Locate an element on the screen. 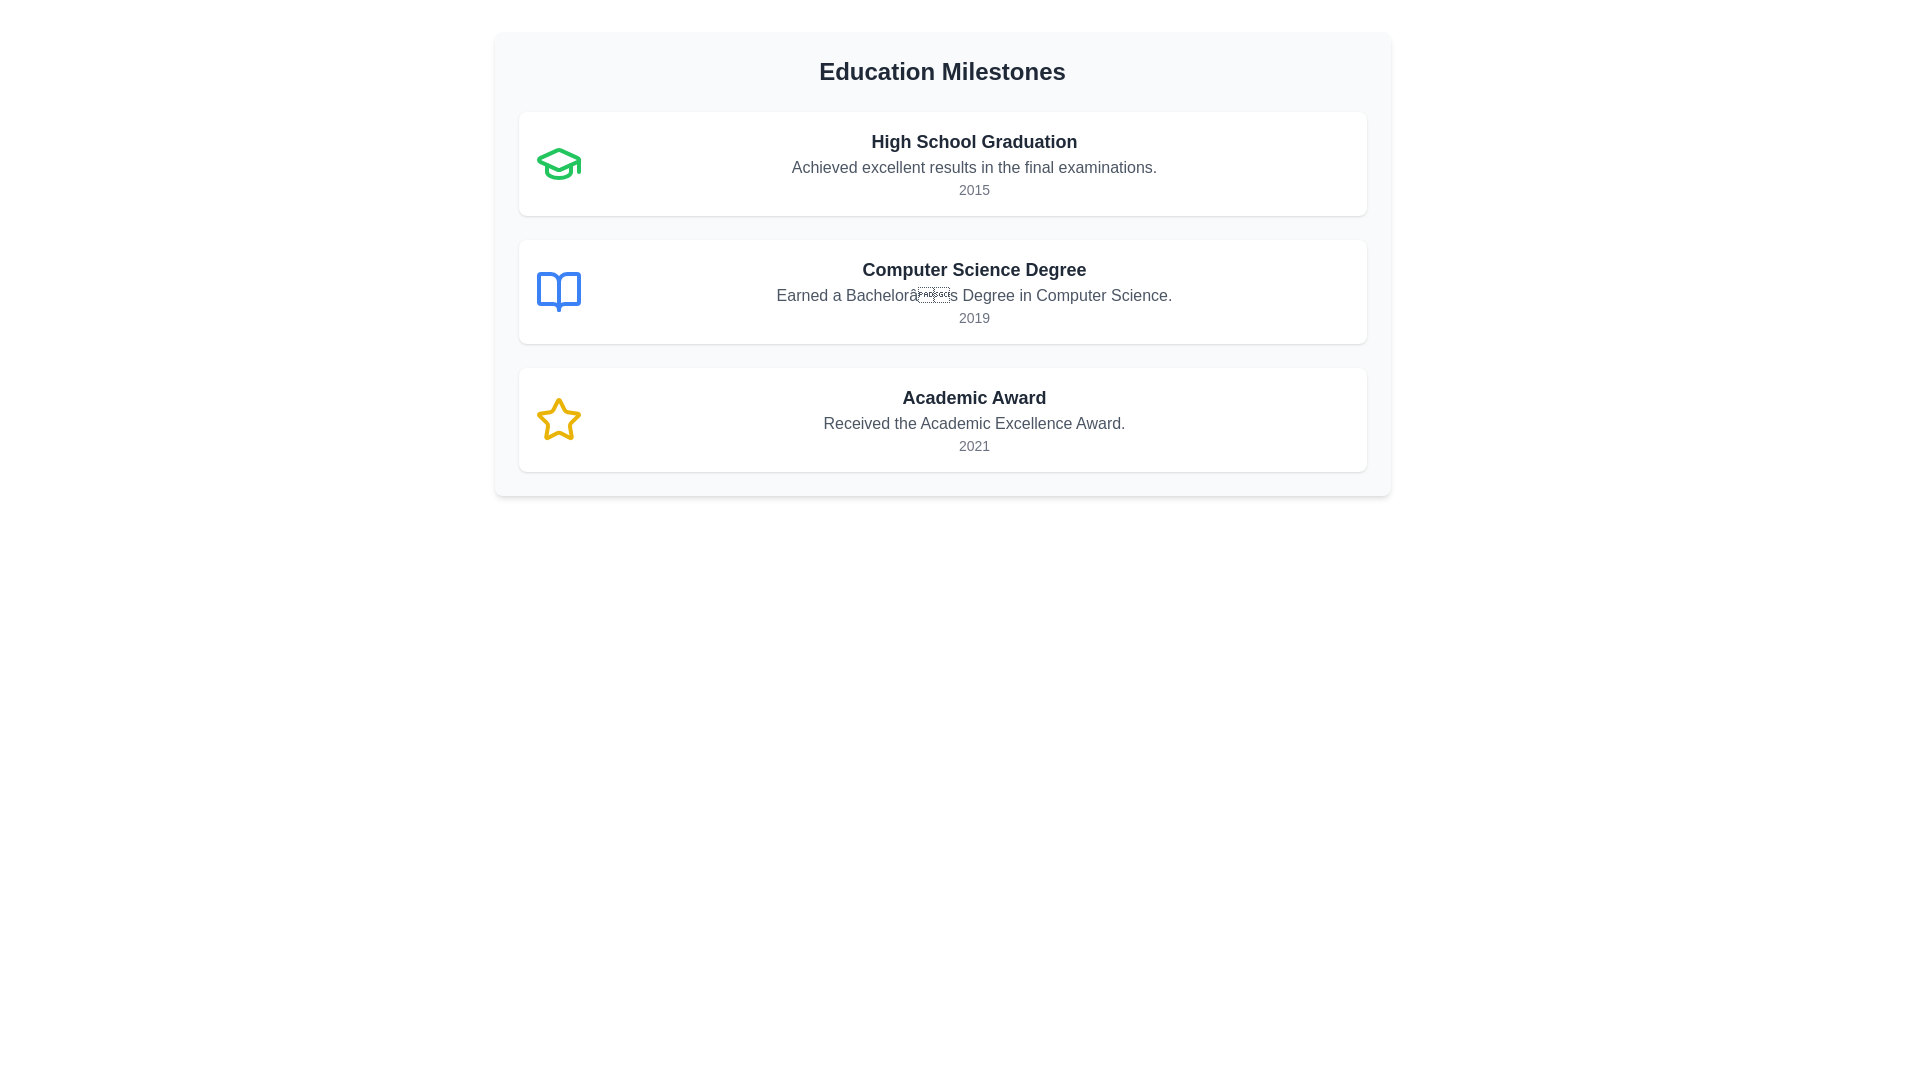 This screenshot has width=1920, height=1080. the Text display card displaying 'Computer Science Degree' which contains the description 'Earned a Bachelor’s Degree in Computer Science' and the year '2019' is located at coordinates (974, 292).